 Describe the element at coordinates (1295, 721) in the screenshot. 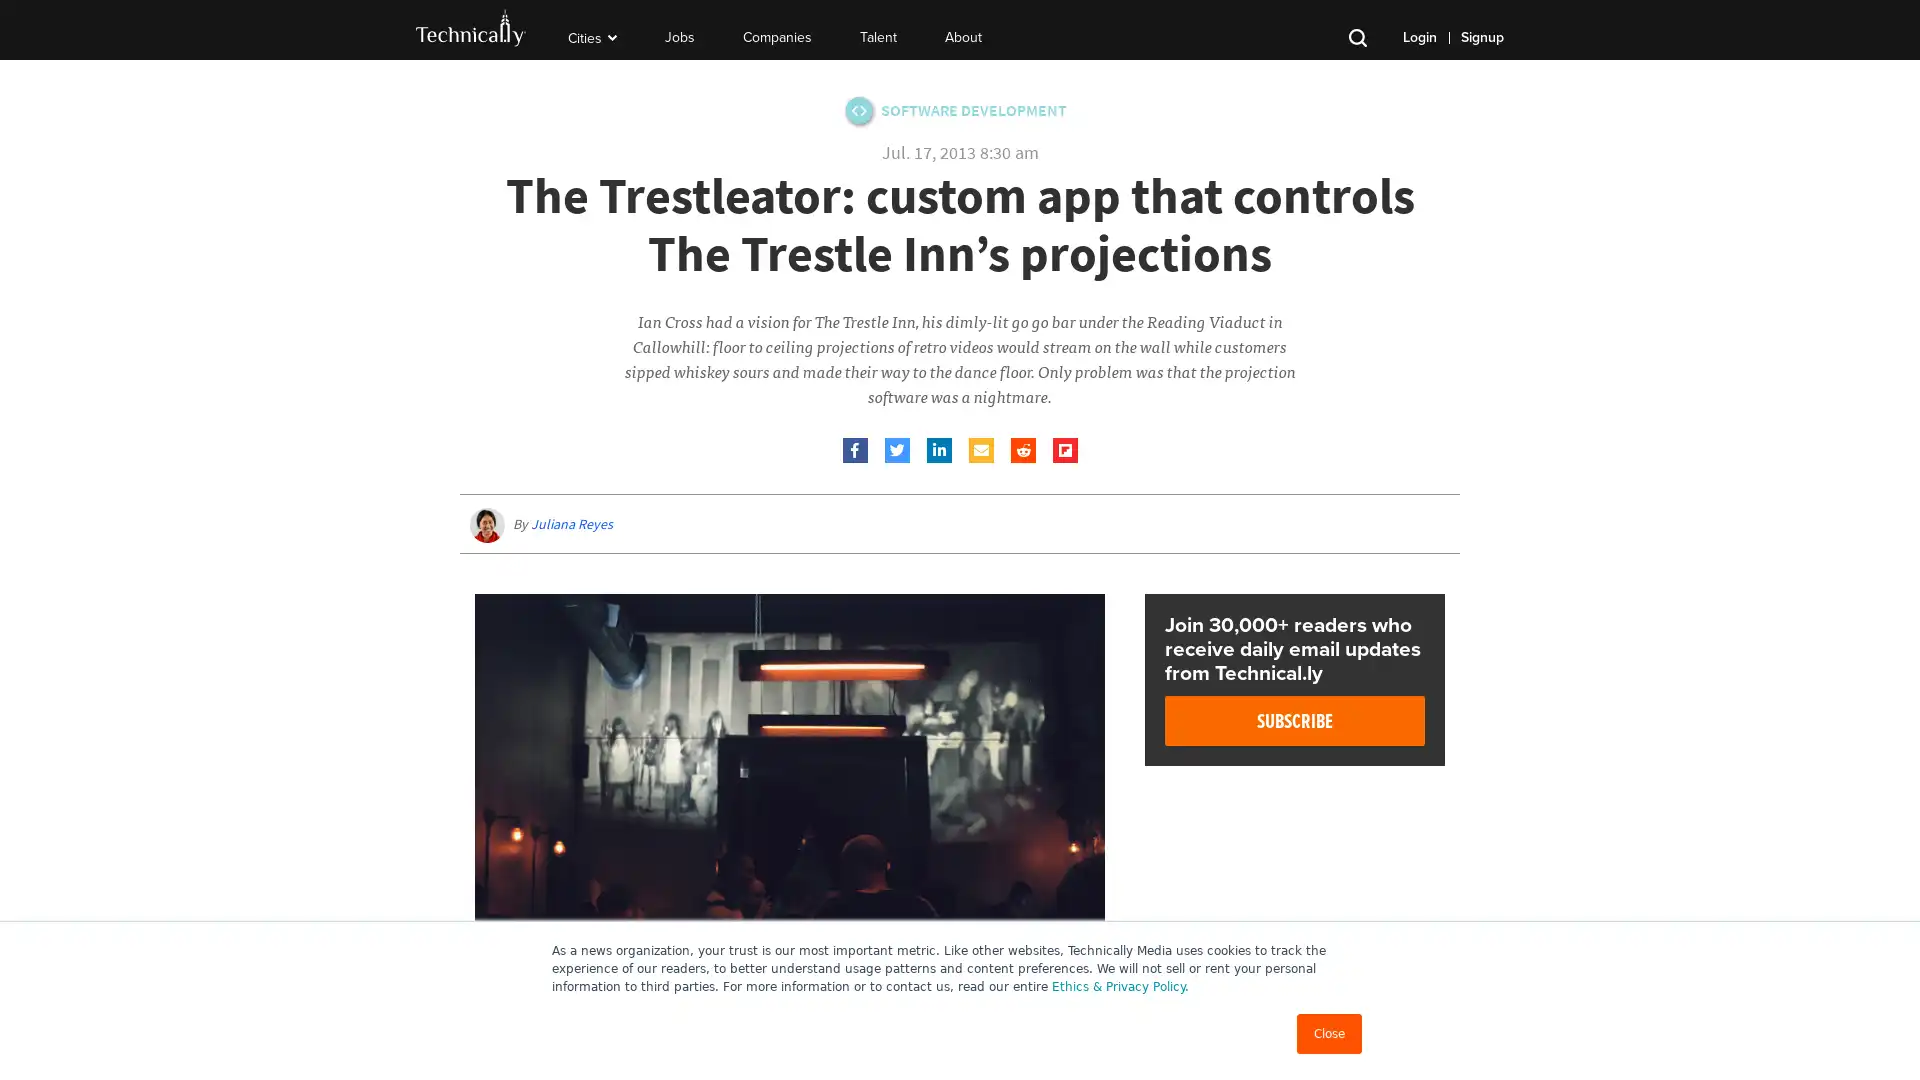

I see `Subscribe` at that location.